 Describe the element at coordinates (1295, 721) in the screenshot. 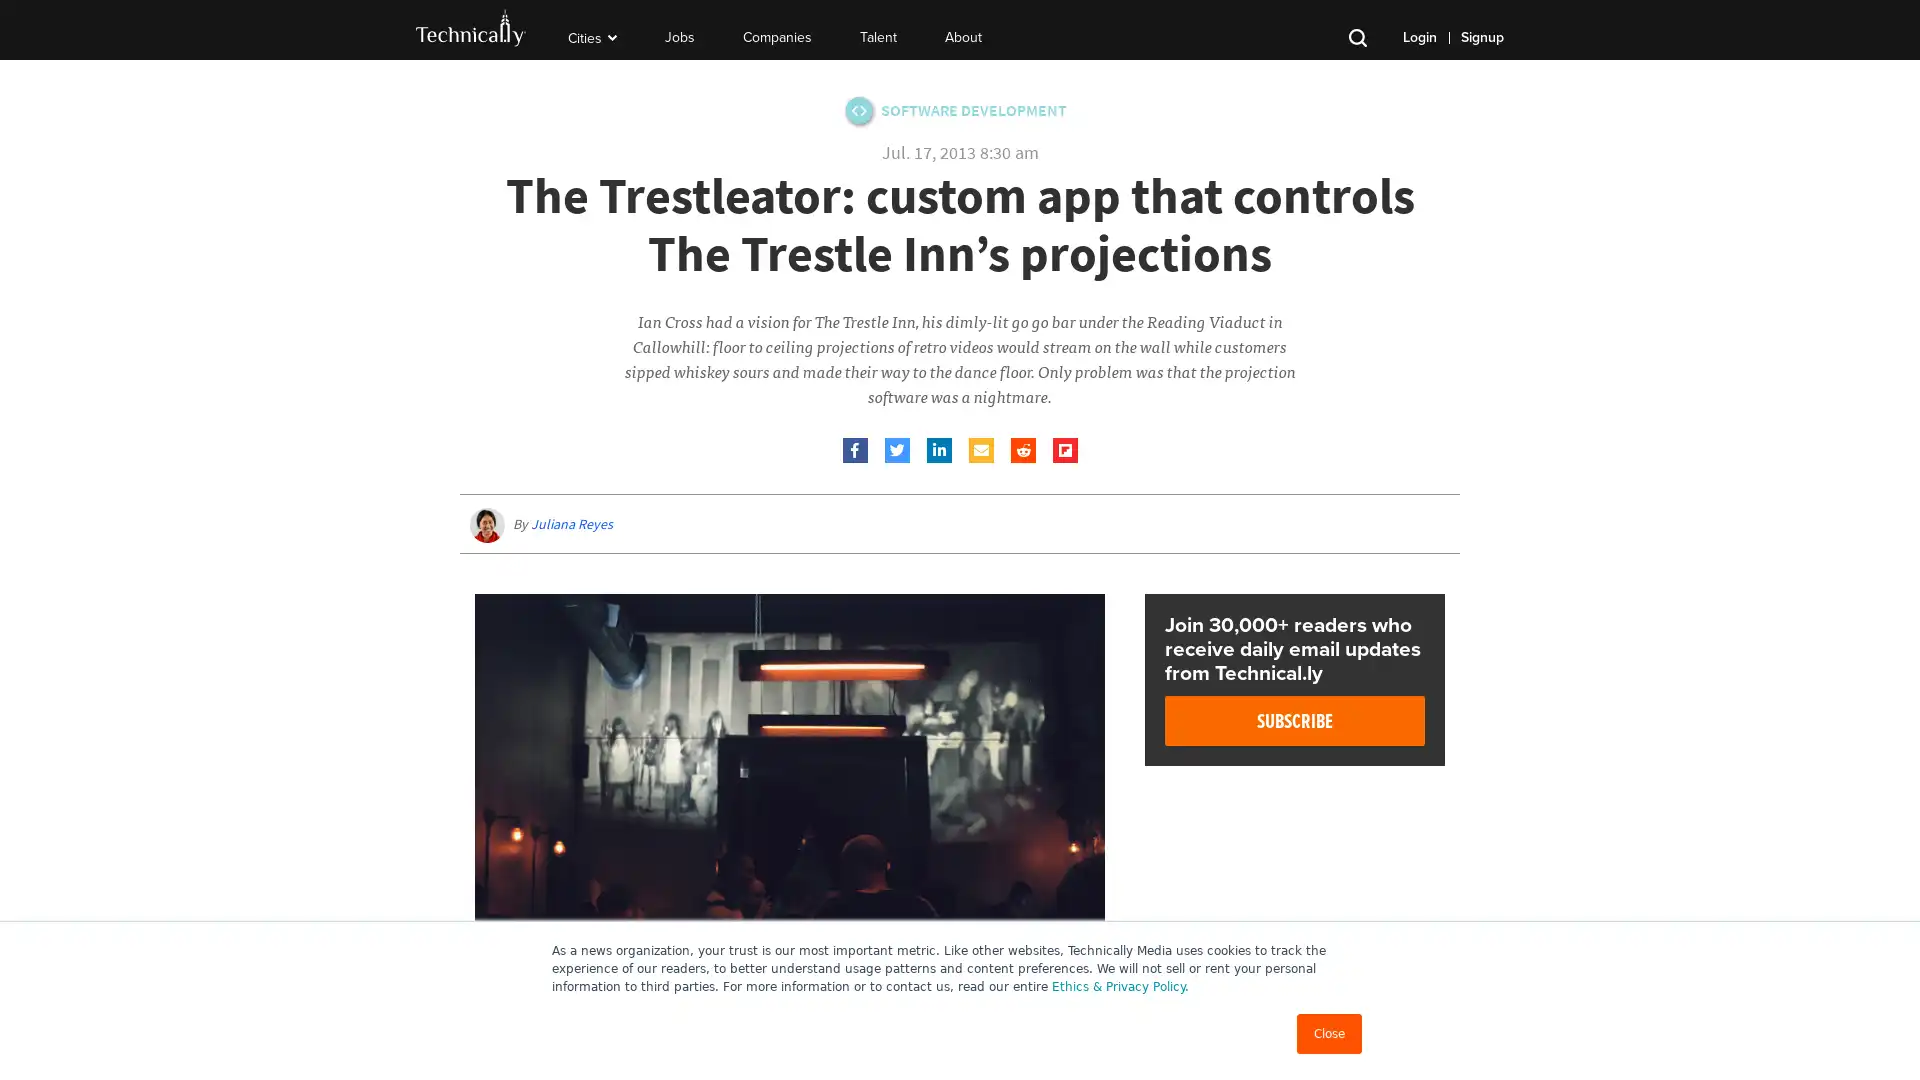

I see `Subscribe` at that location.